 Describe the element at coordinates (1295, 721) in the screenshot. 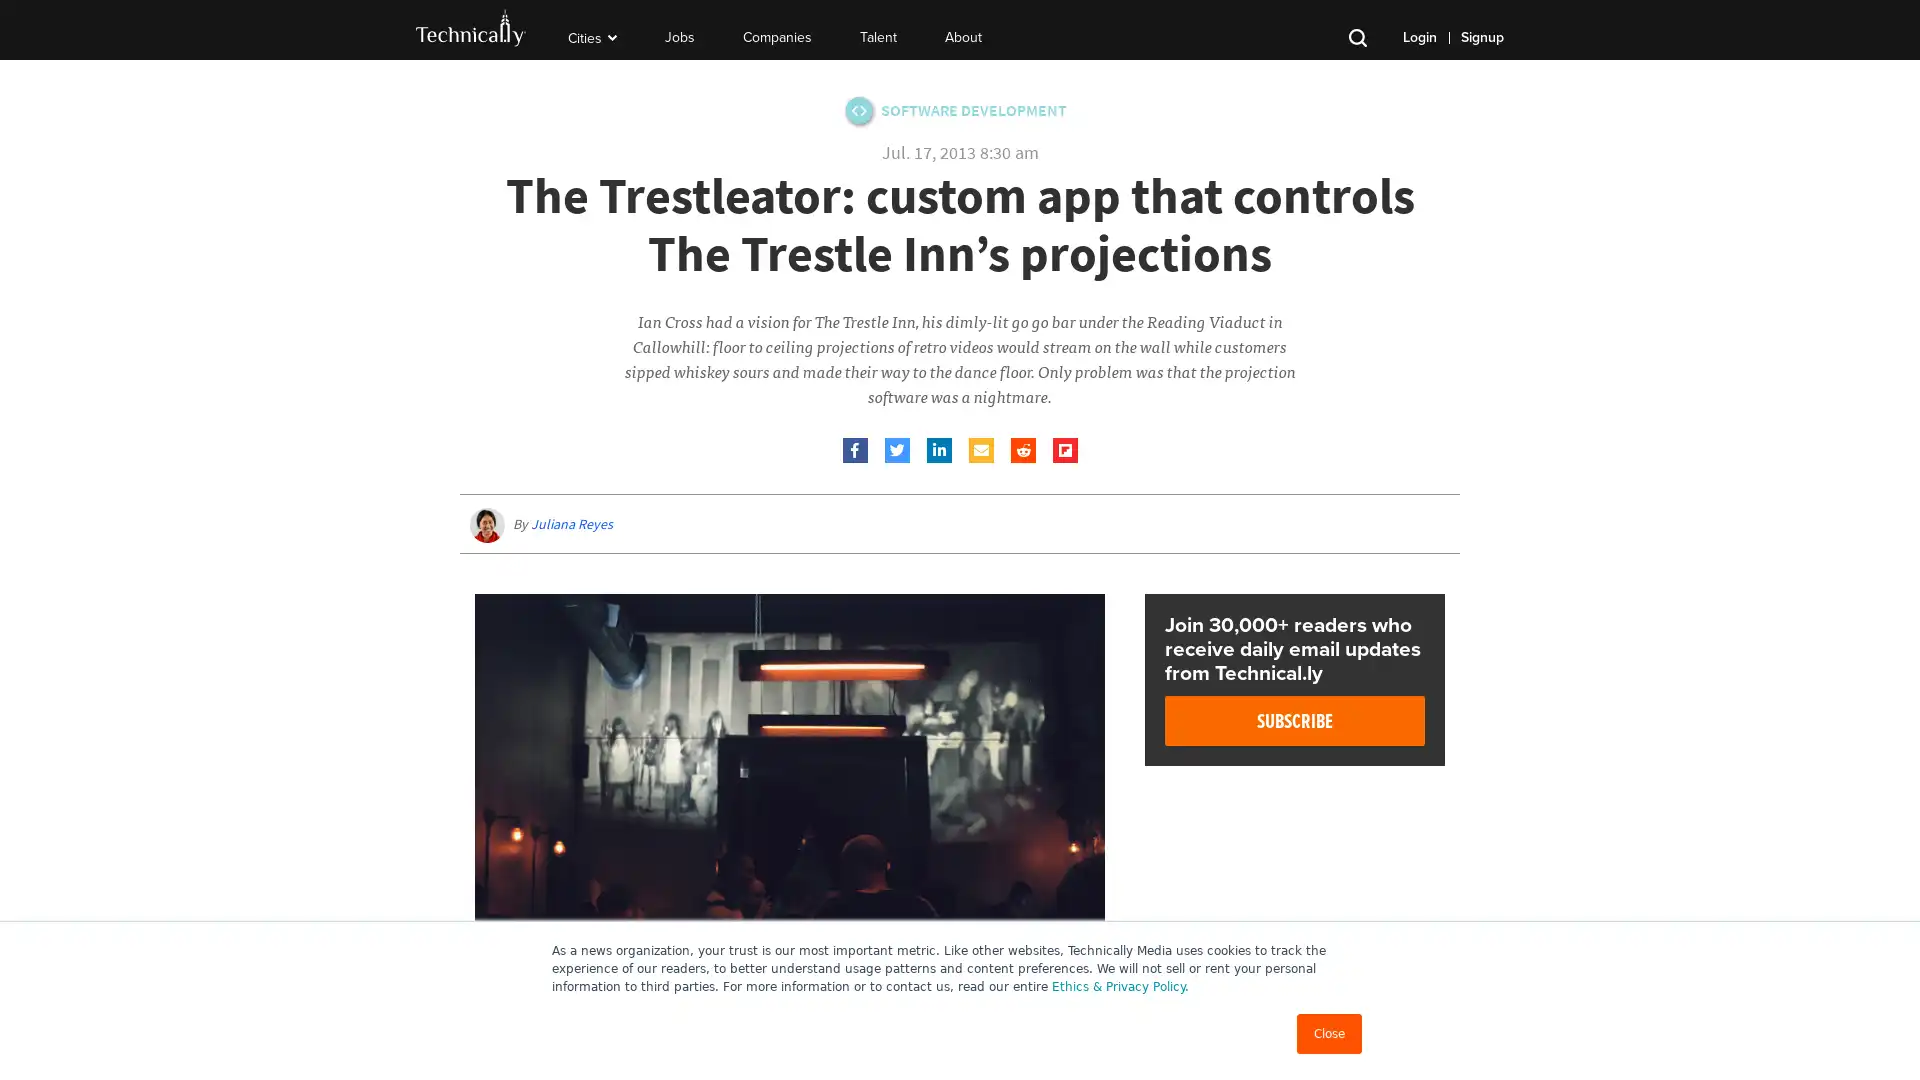

I see `Subscribe` at that location.